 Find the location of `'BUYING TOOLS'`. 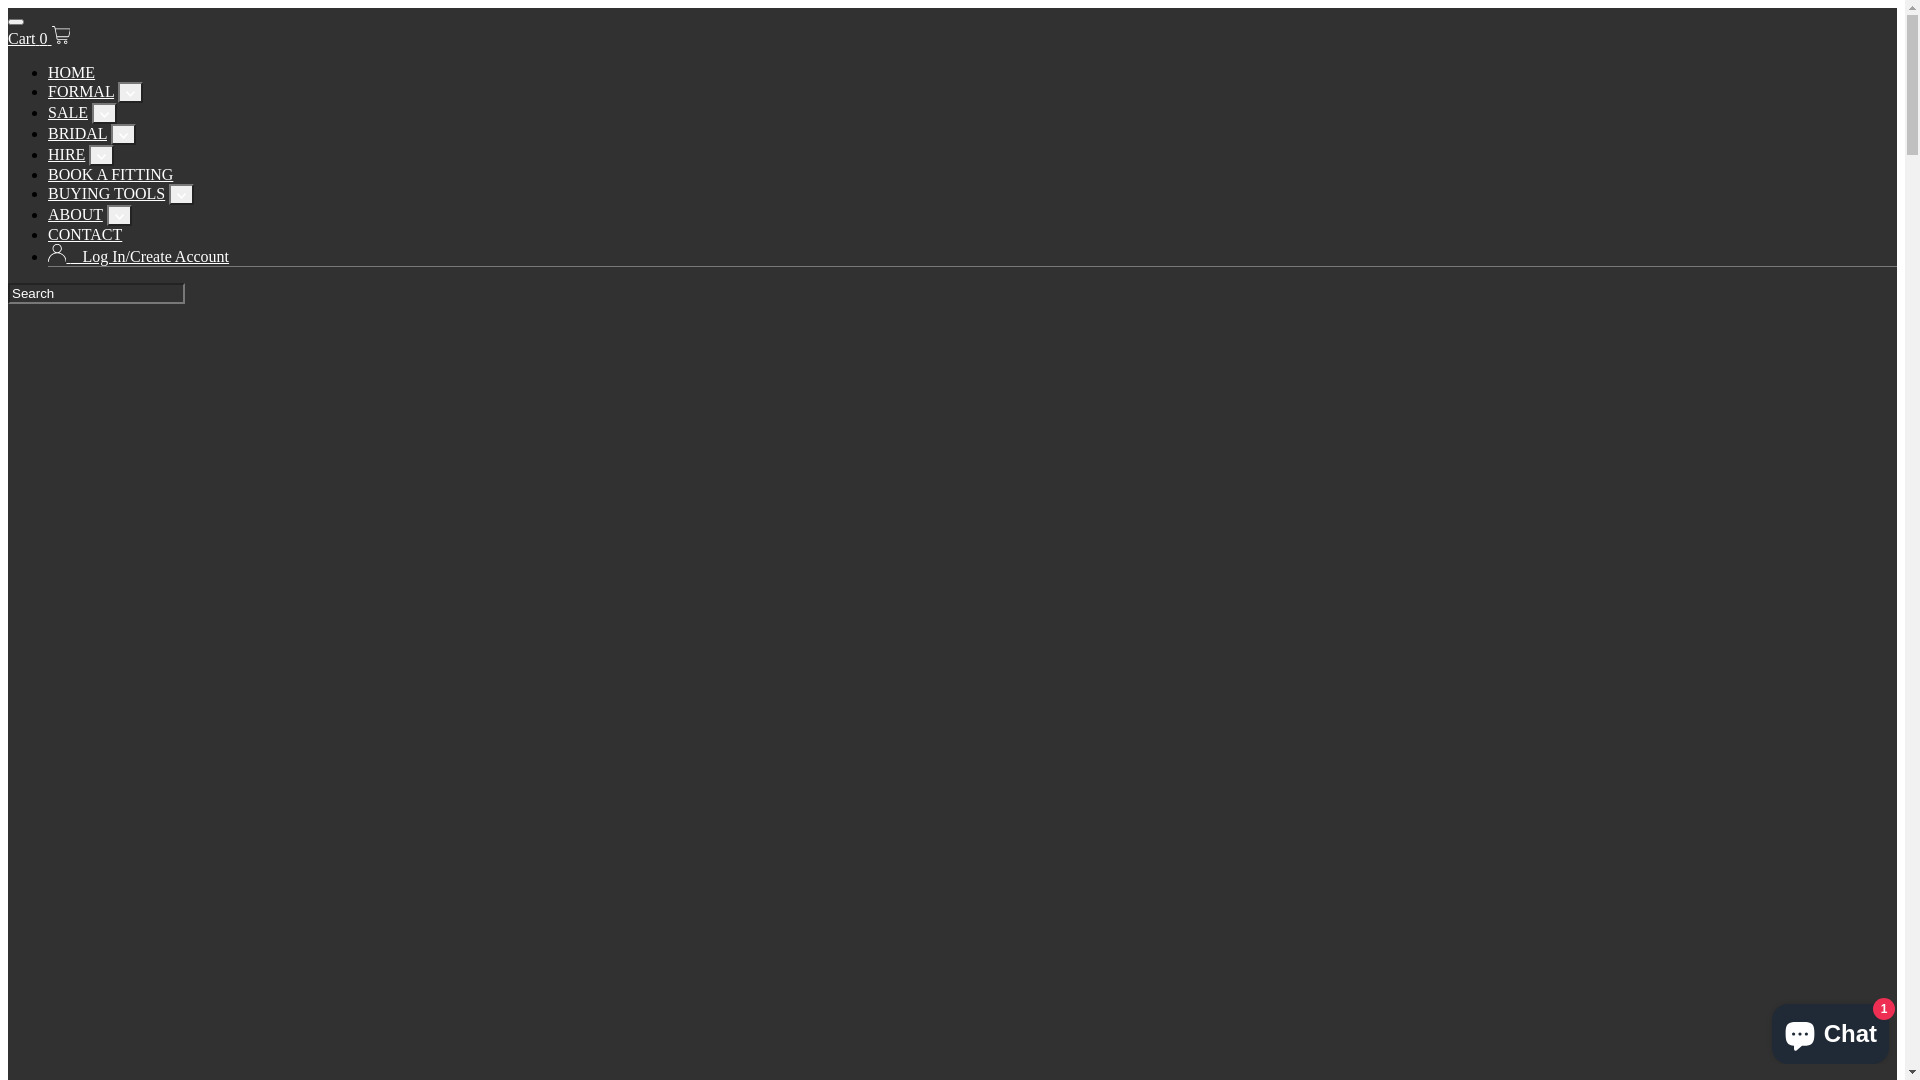

'BUYING TOOLS' is located at coordinates (105, 193).